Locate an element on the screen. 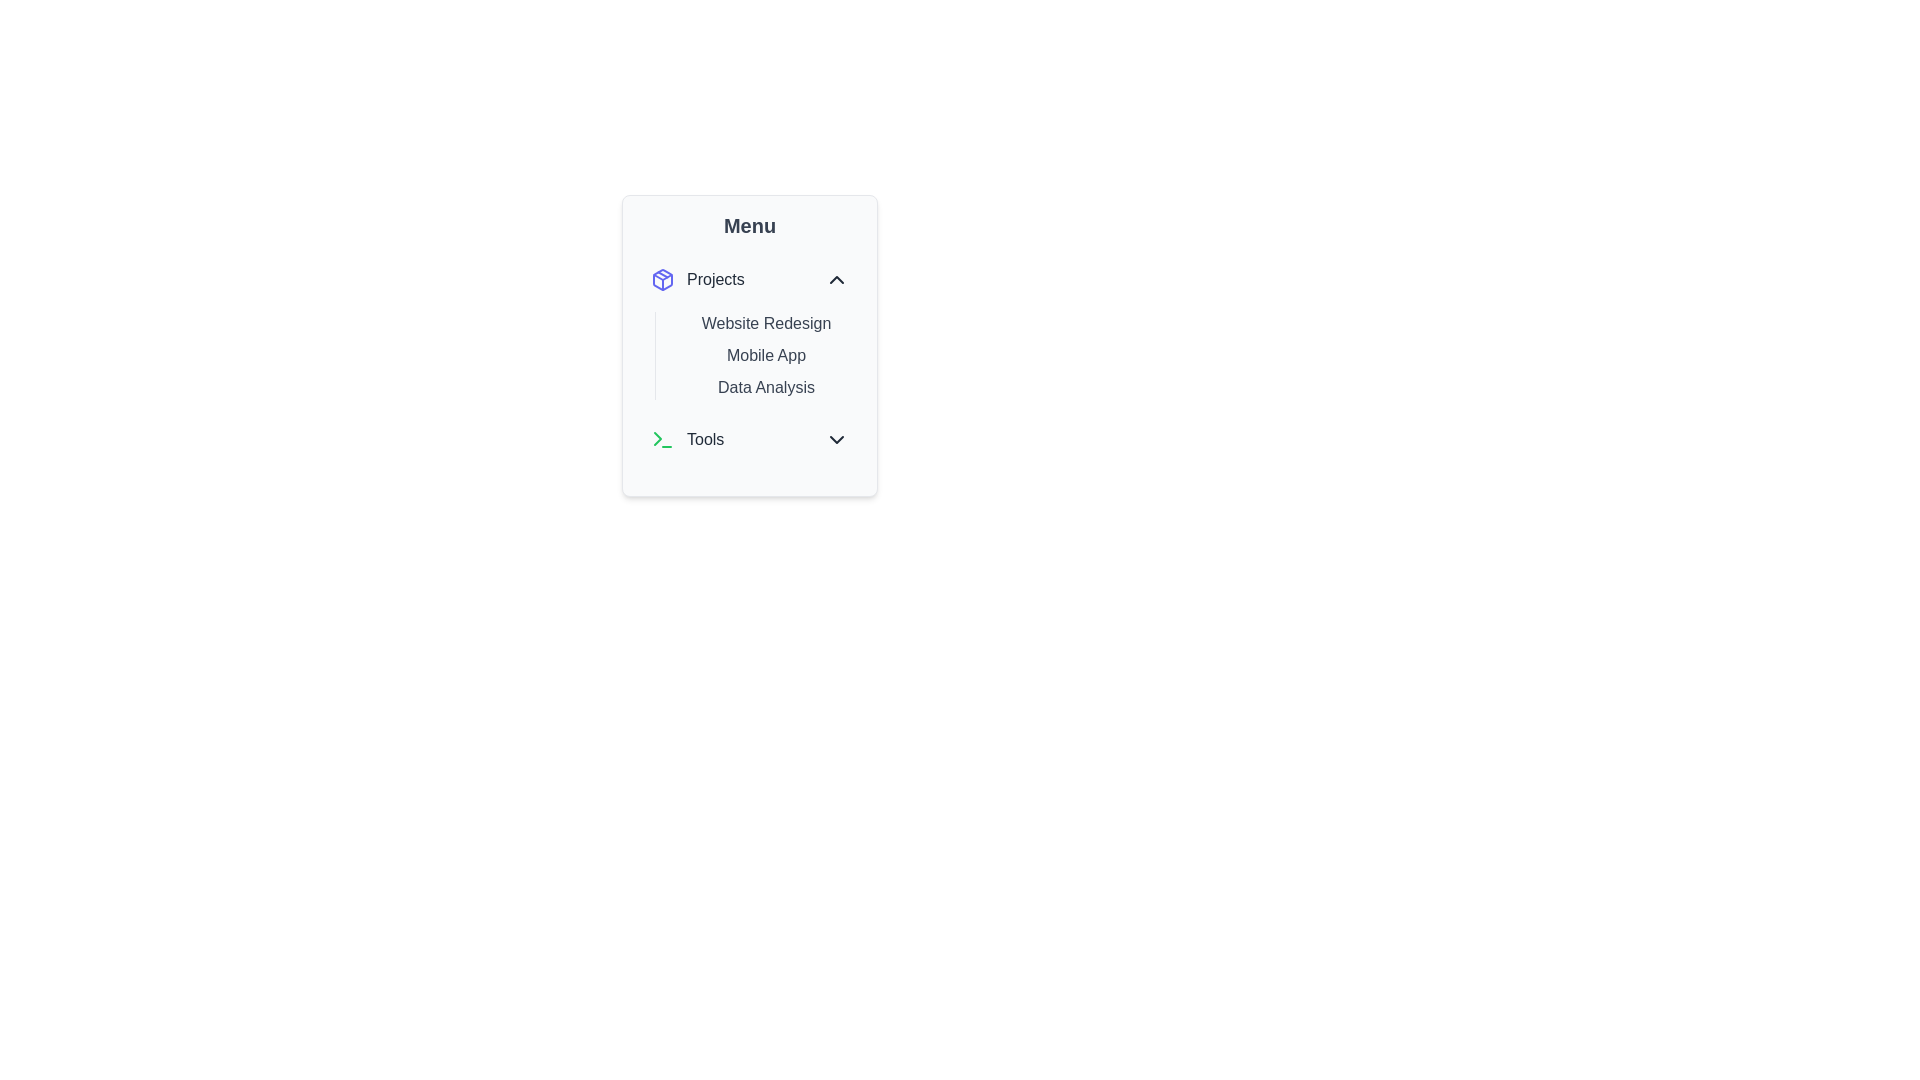 This screenshot has height=1080, width=1920. the 'Projects' icon located in the navigation menu is located at coordinates (662, 280).